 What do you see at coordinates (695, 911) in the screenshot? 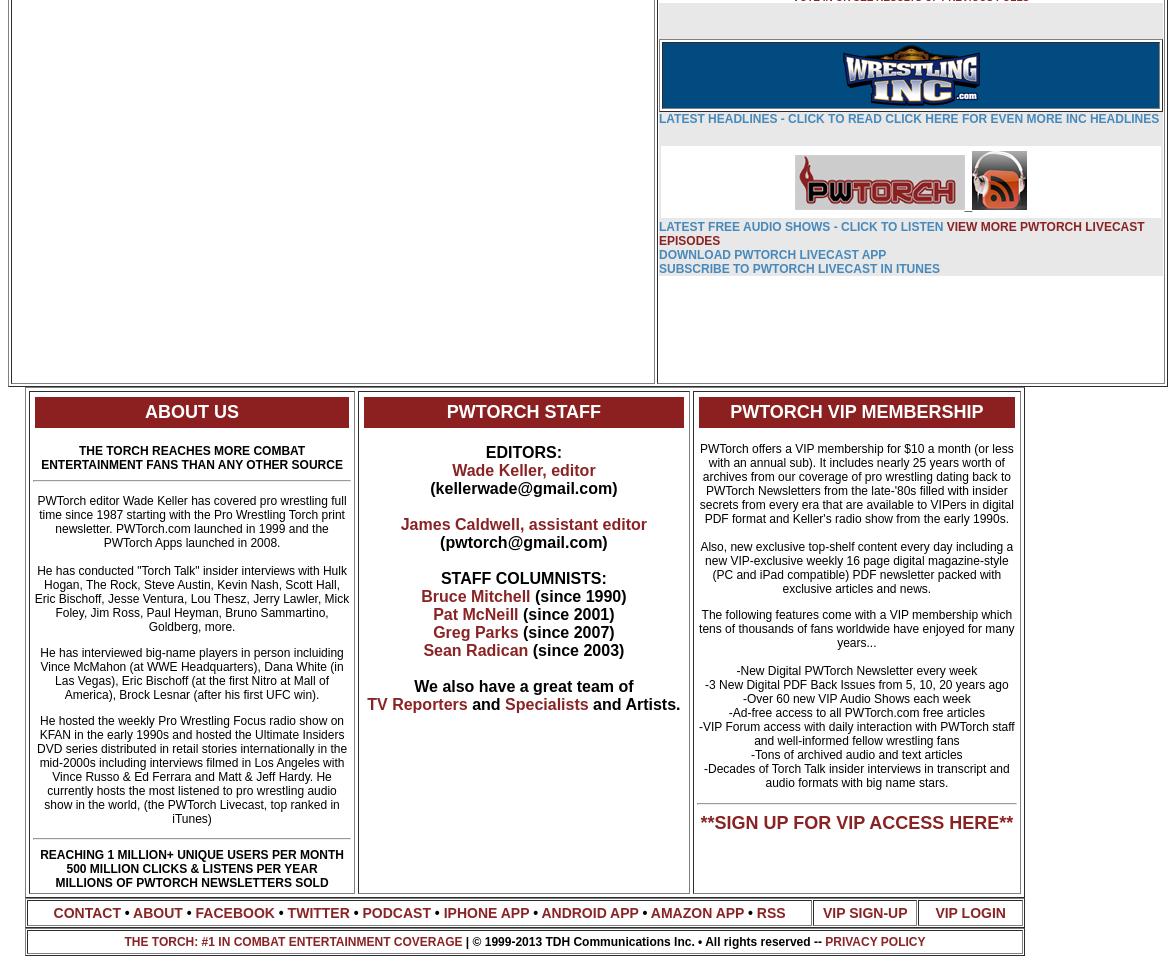
I see `'AMAZON APP'` at bounding box center [695, 911].